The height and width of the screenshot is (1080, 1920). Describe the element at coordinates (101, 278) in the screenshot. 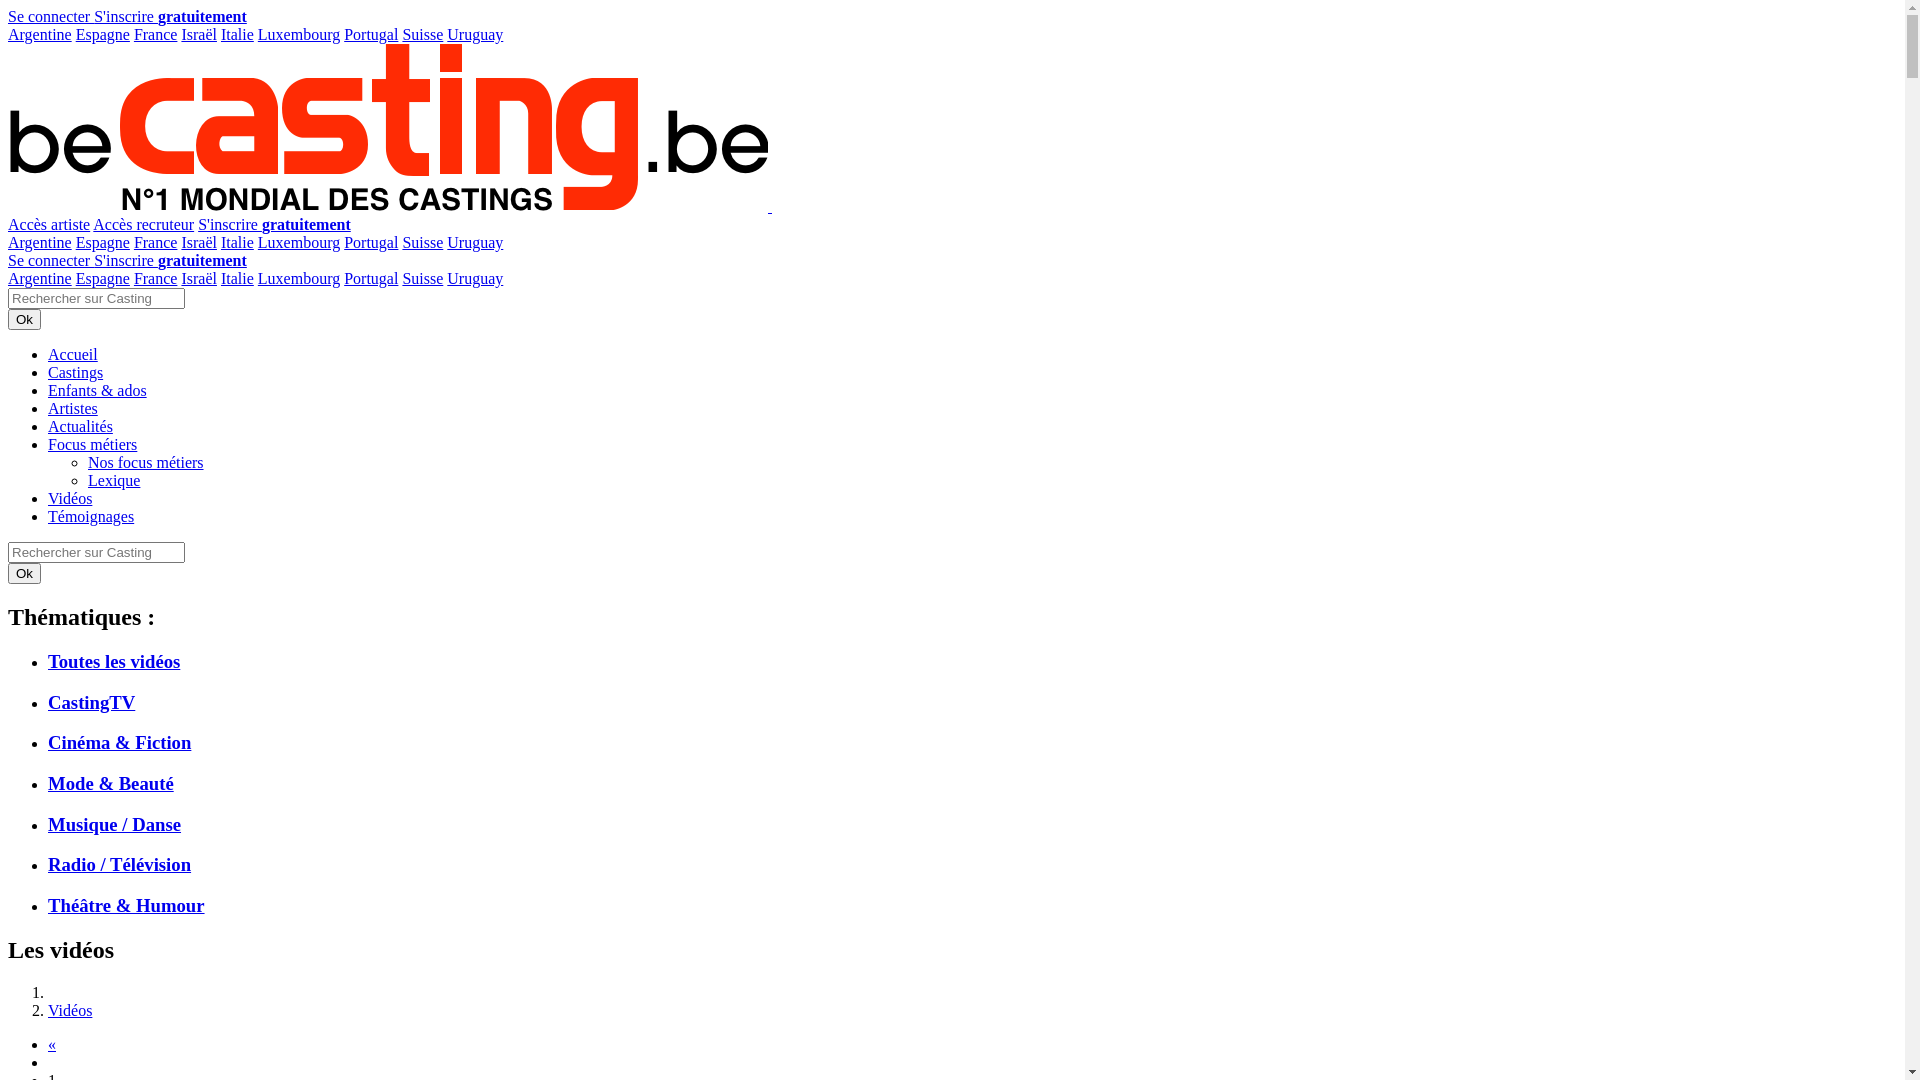

I see `'Espagne'` at that location.